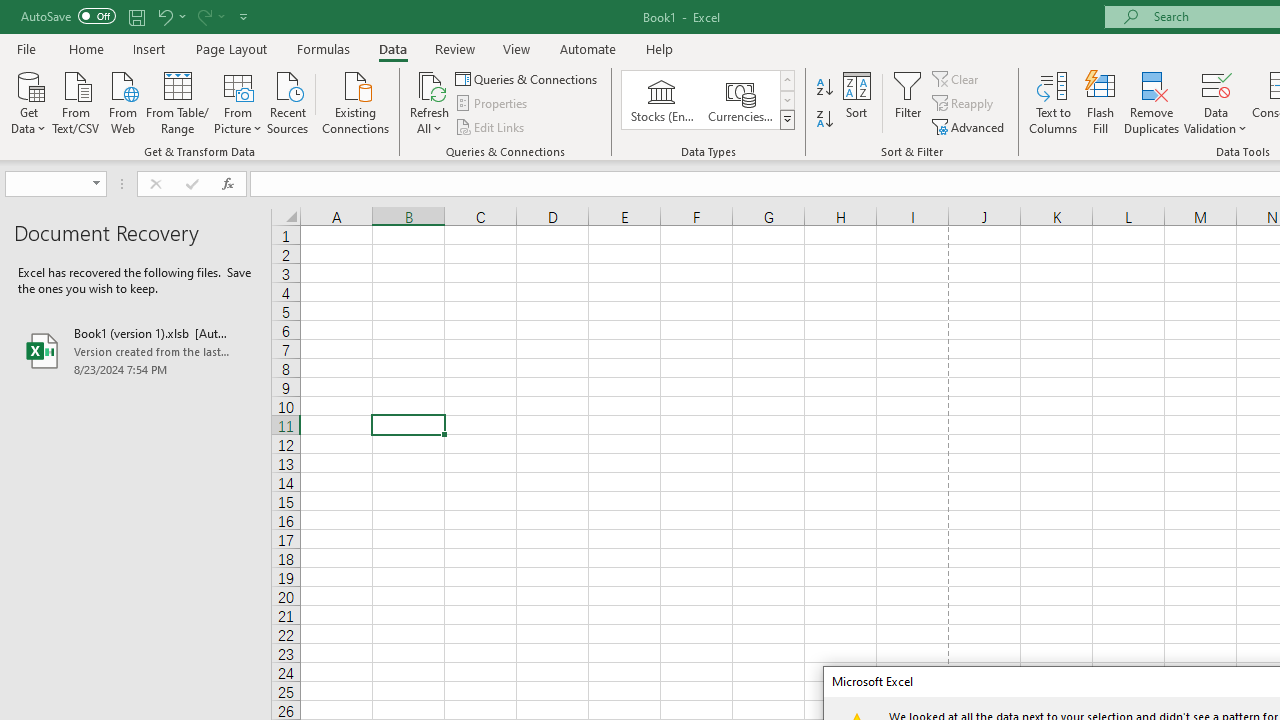 The height and width of the screenshot is (720, 1280). I want to click on 'Sort A to Z', so click(824, 86).